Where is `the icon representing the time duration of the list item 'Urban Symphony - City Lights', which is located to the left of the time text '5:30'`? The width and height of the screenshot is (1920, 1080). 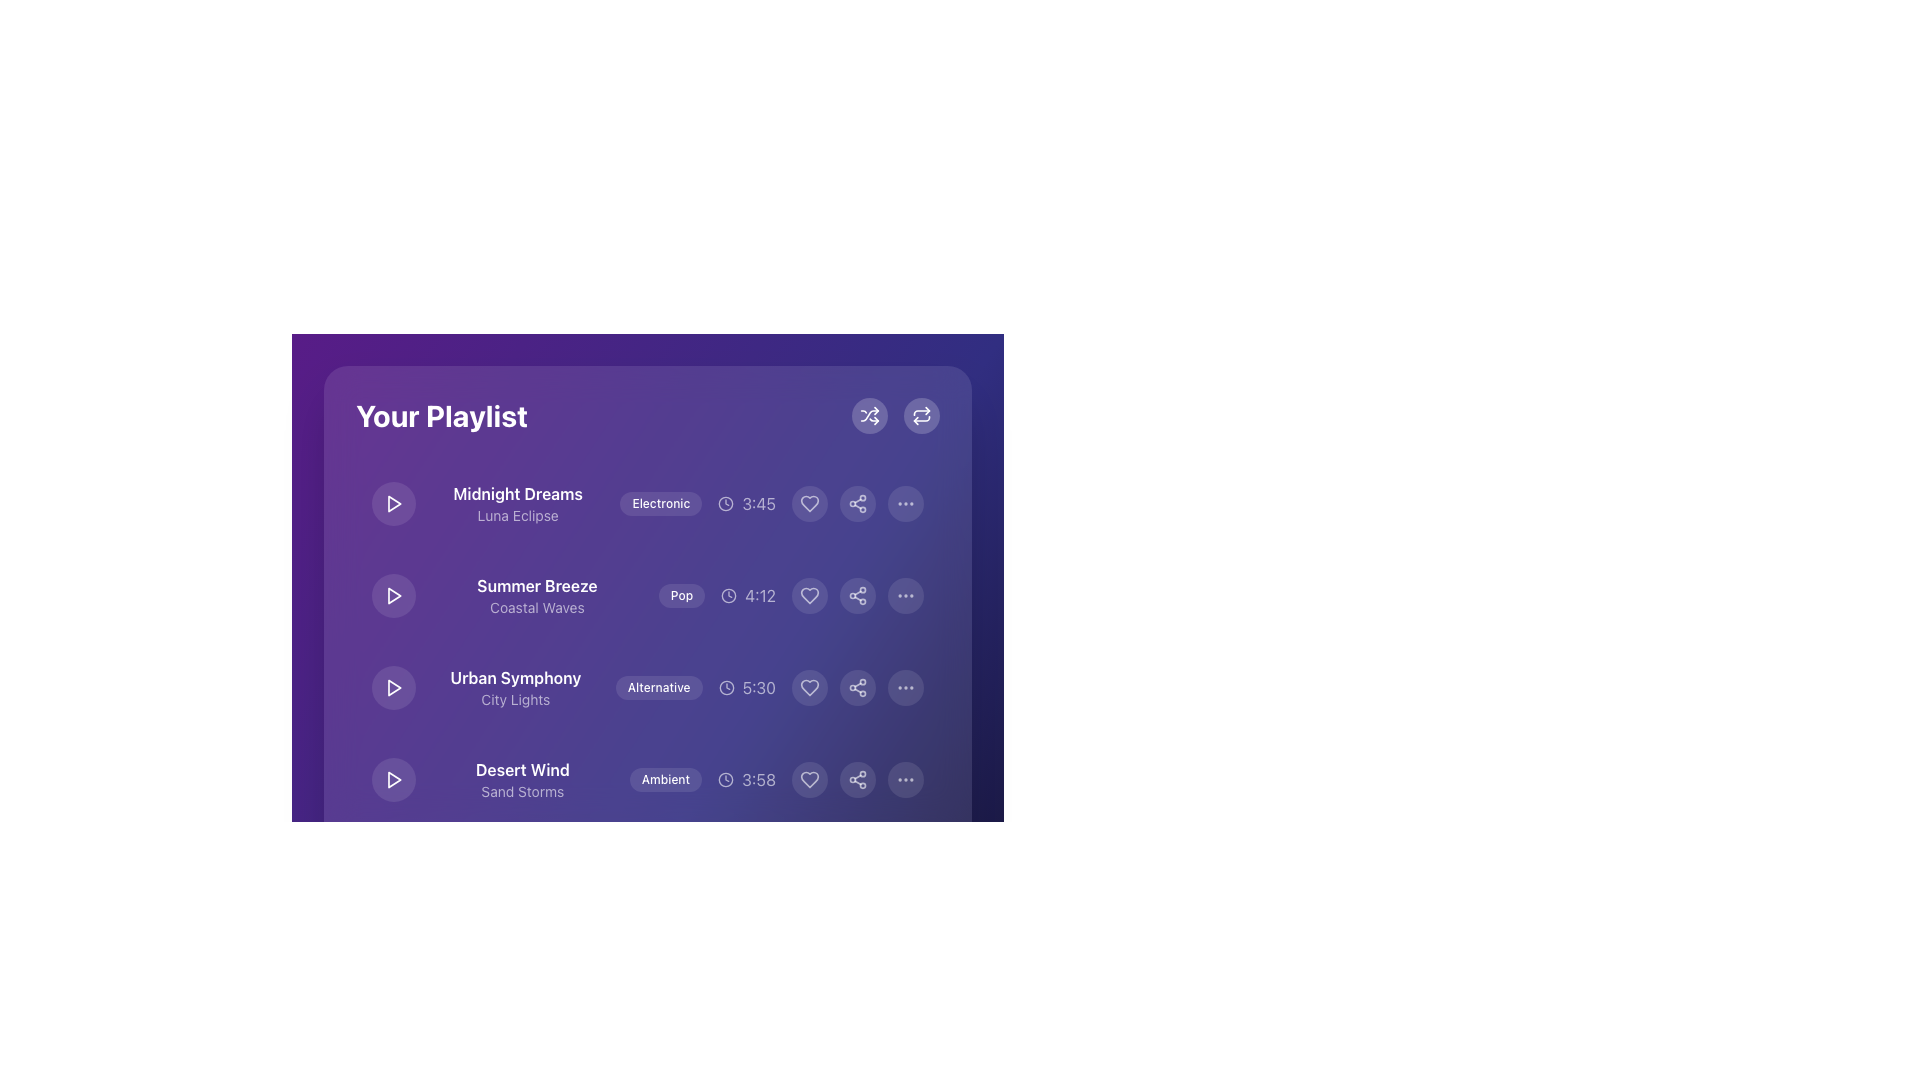
the icon representing the time duration of the list item 'Urban Symphony - City Lights', which is located to the left of the time text '5:30' is located at coordinates (725, 686).